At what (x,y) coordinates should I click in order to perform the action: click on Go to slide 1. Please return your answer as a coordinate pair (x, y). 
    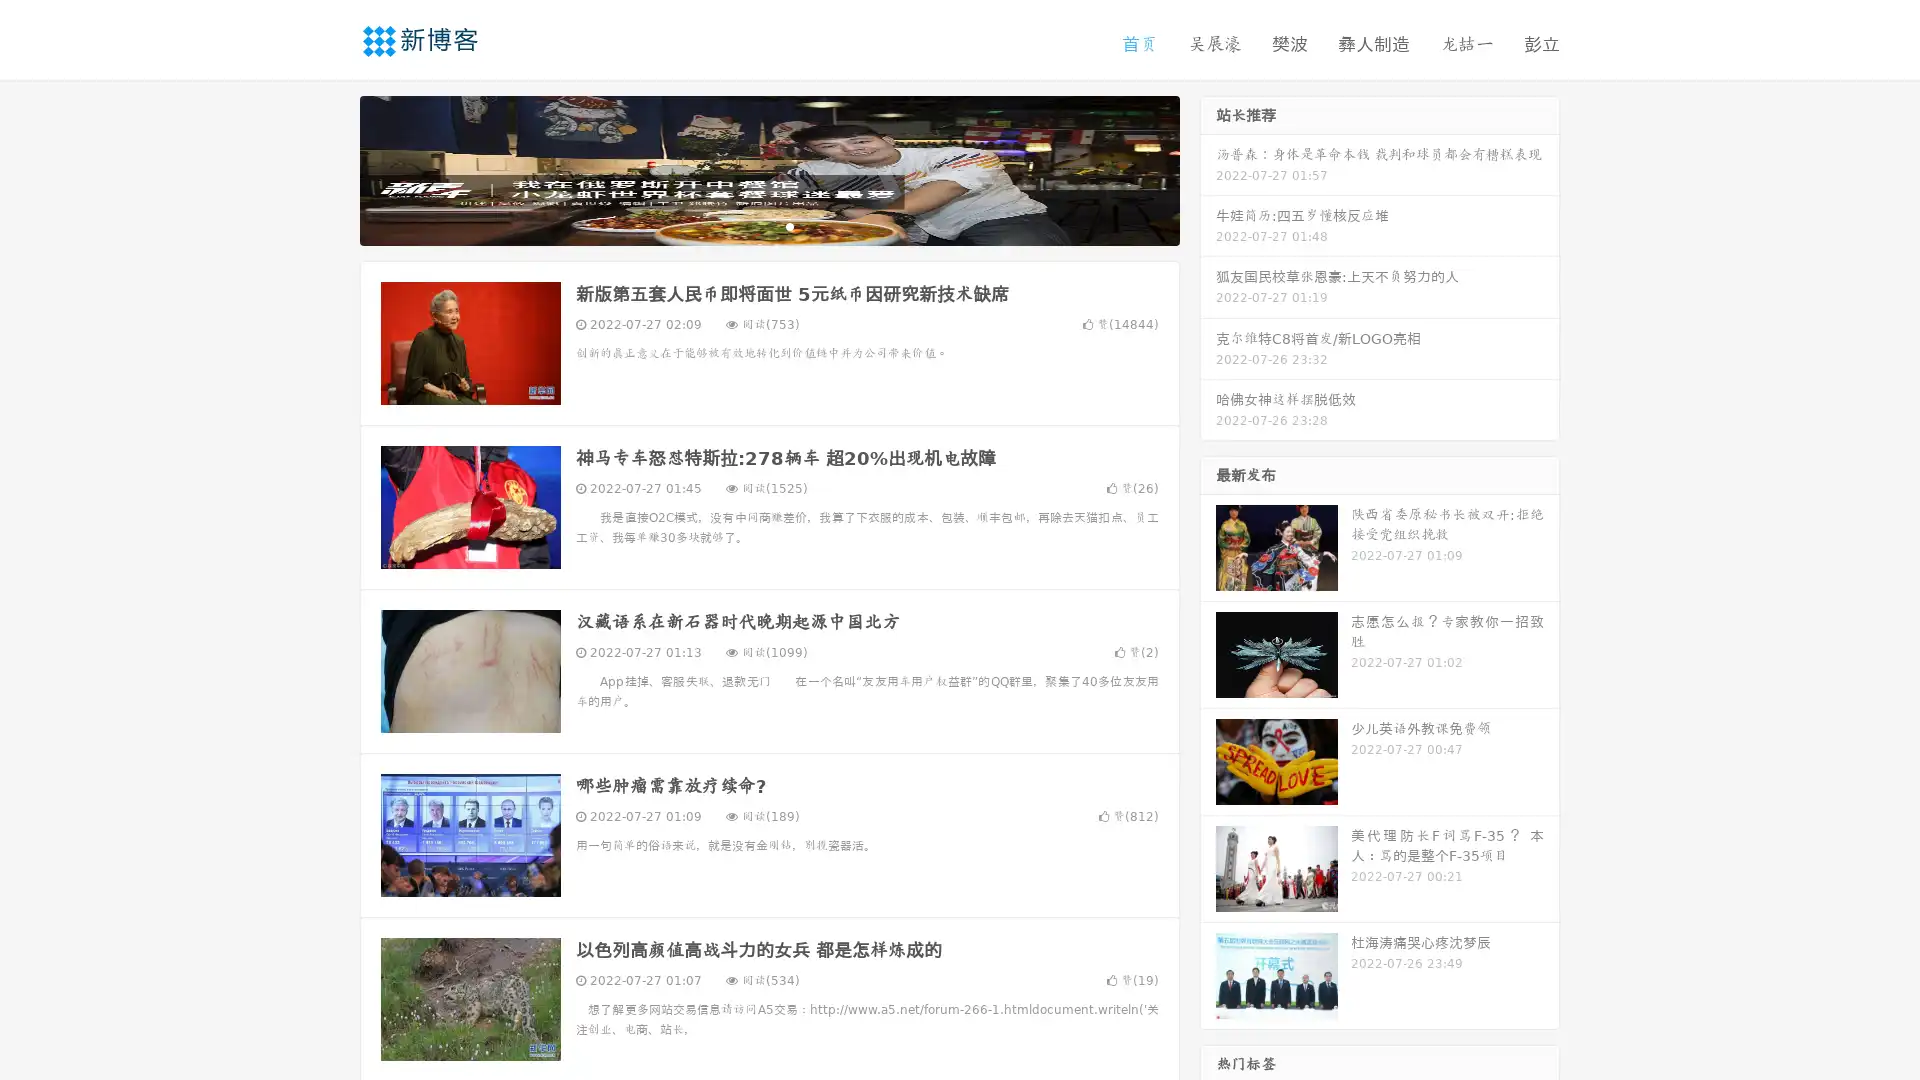
    Looking at the image, I should click on (748, 225).